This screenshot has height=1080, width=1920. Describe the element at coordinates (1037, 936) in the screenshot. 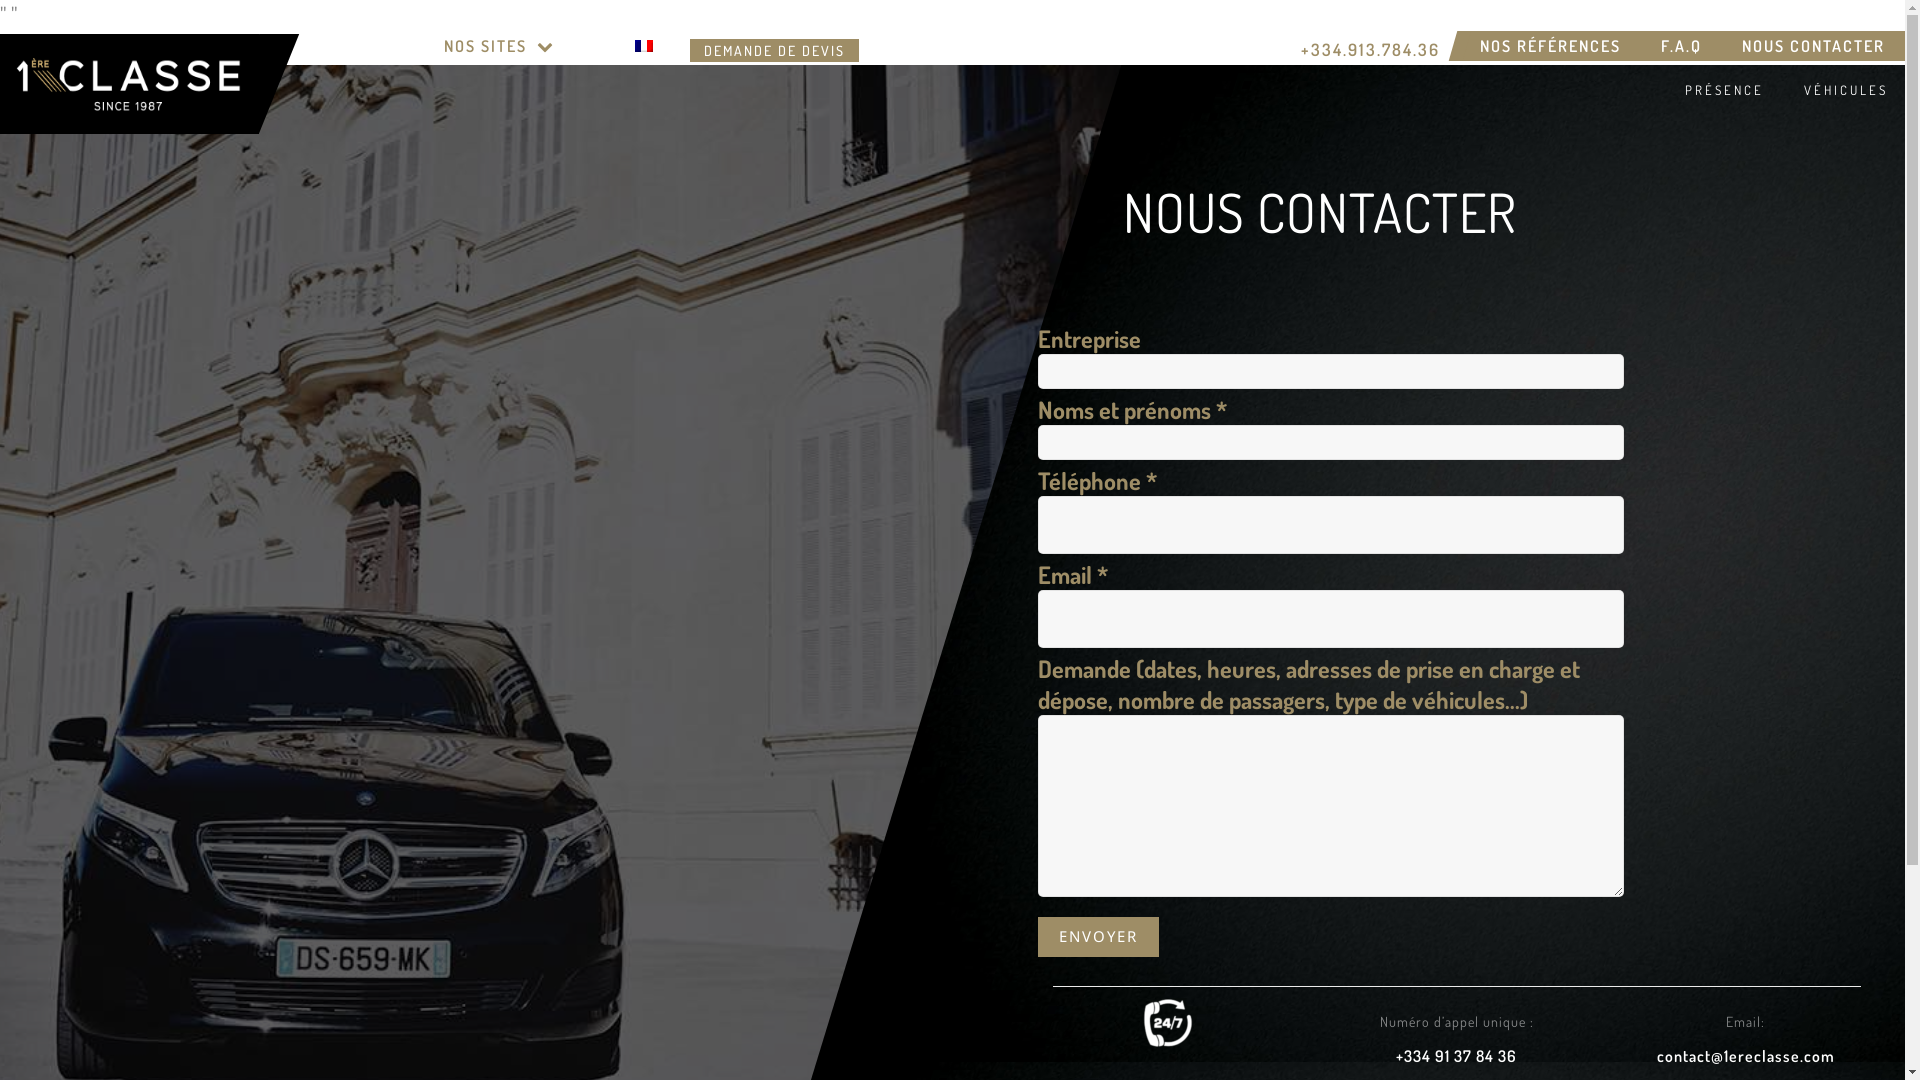

I see `'Envoyer'` at that location.